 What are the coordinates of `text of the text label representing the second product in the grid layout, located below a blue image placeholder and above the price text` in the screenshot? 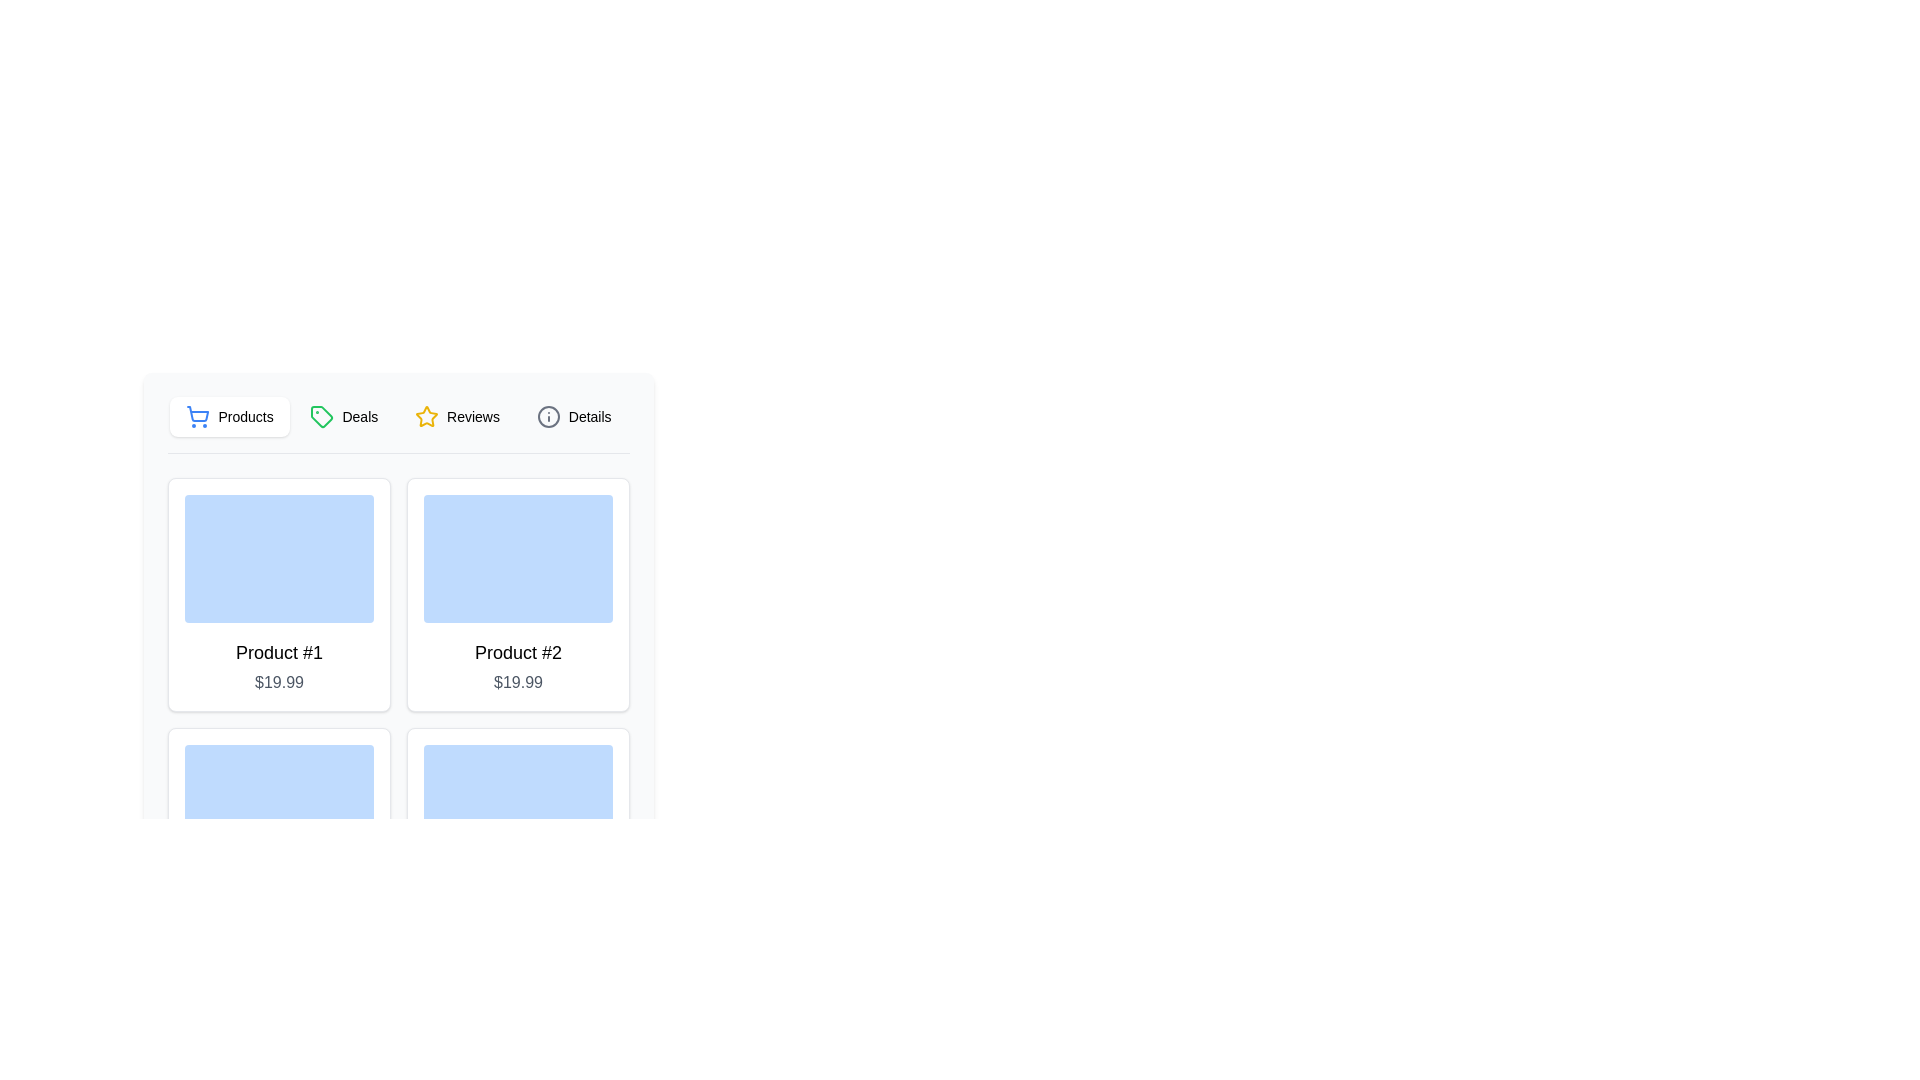 It's located at (518, 652).